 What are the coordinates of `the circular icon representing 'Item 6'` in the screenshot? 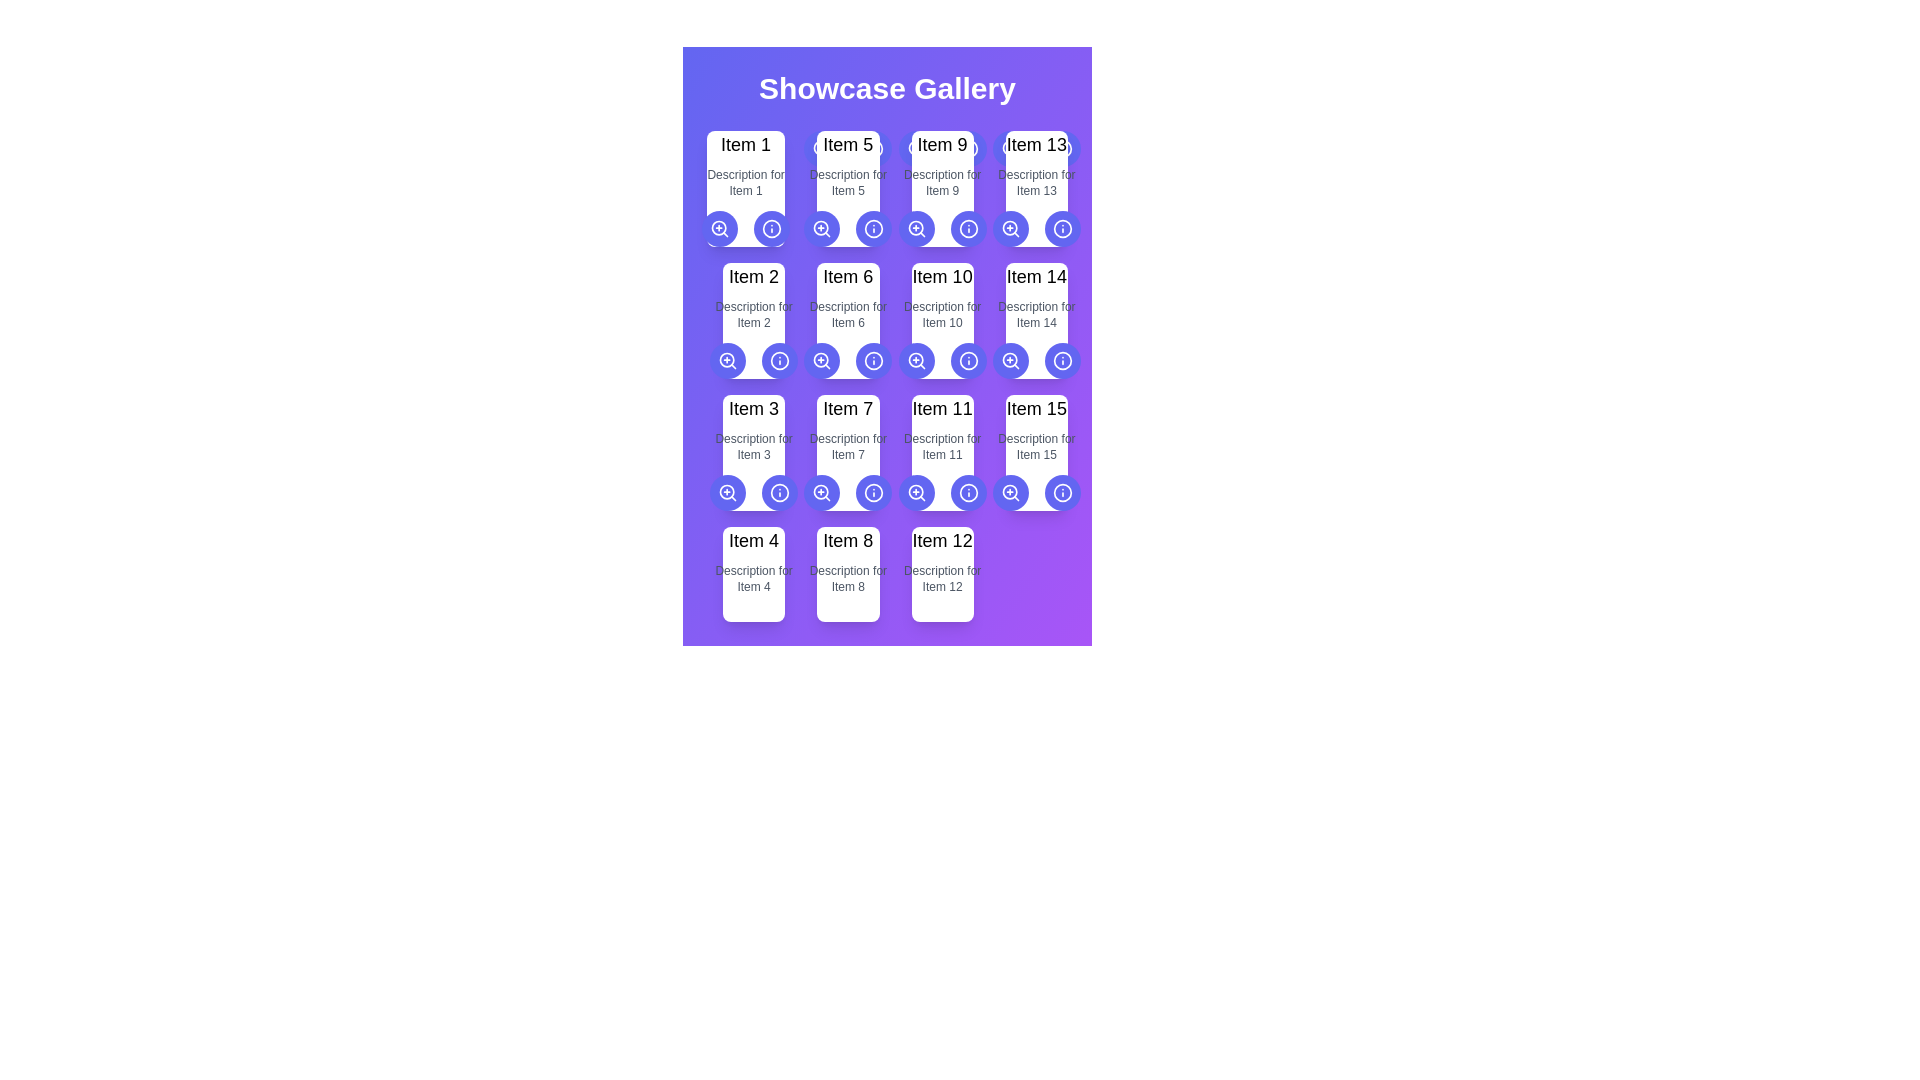 It's located at (779, 361).